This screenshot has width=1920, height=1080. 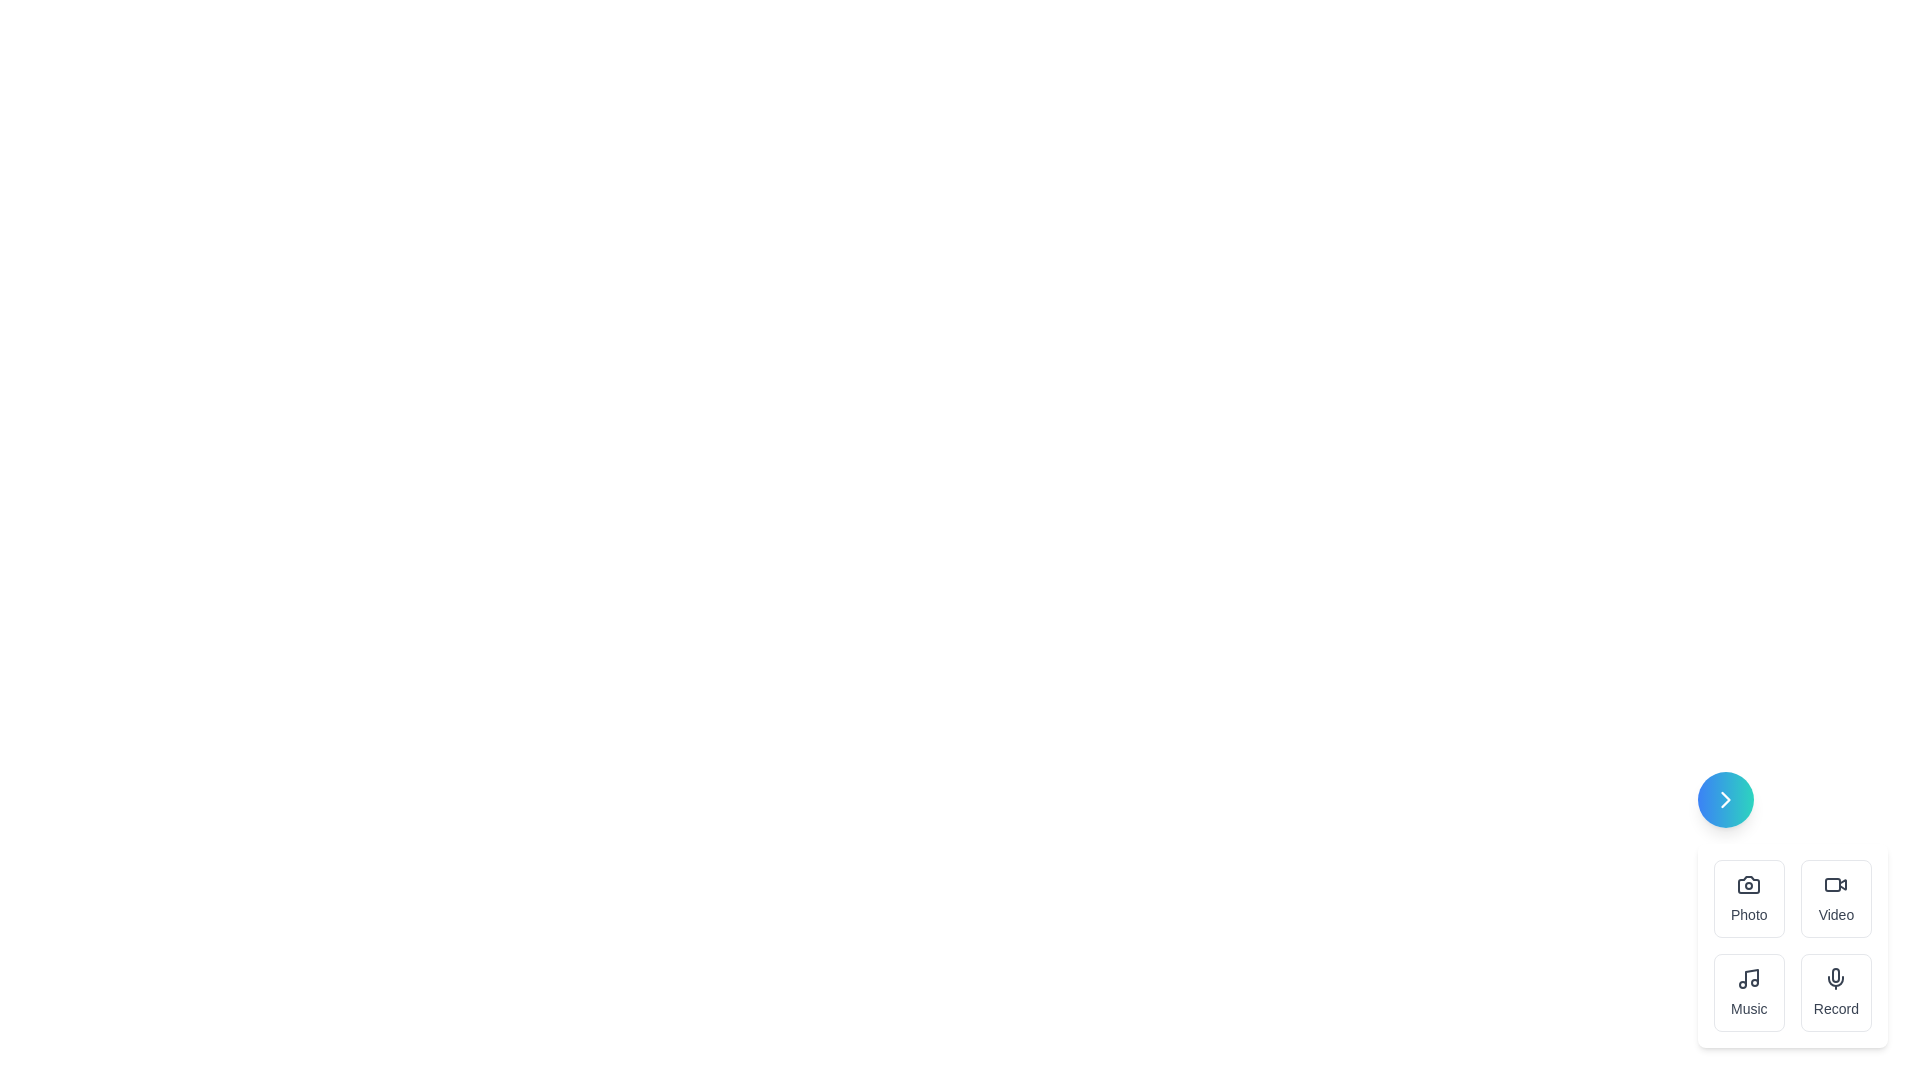 What do you see at coordinates (1724, 798) in the screenshot?
I see `the speed dial toggle button to open or close the menu` at bounding box center [1724, 798].